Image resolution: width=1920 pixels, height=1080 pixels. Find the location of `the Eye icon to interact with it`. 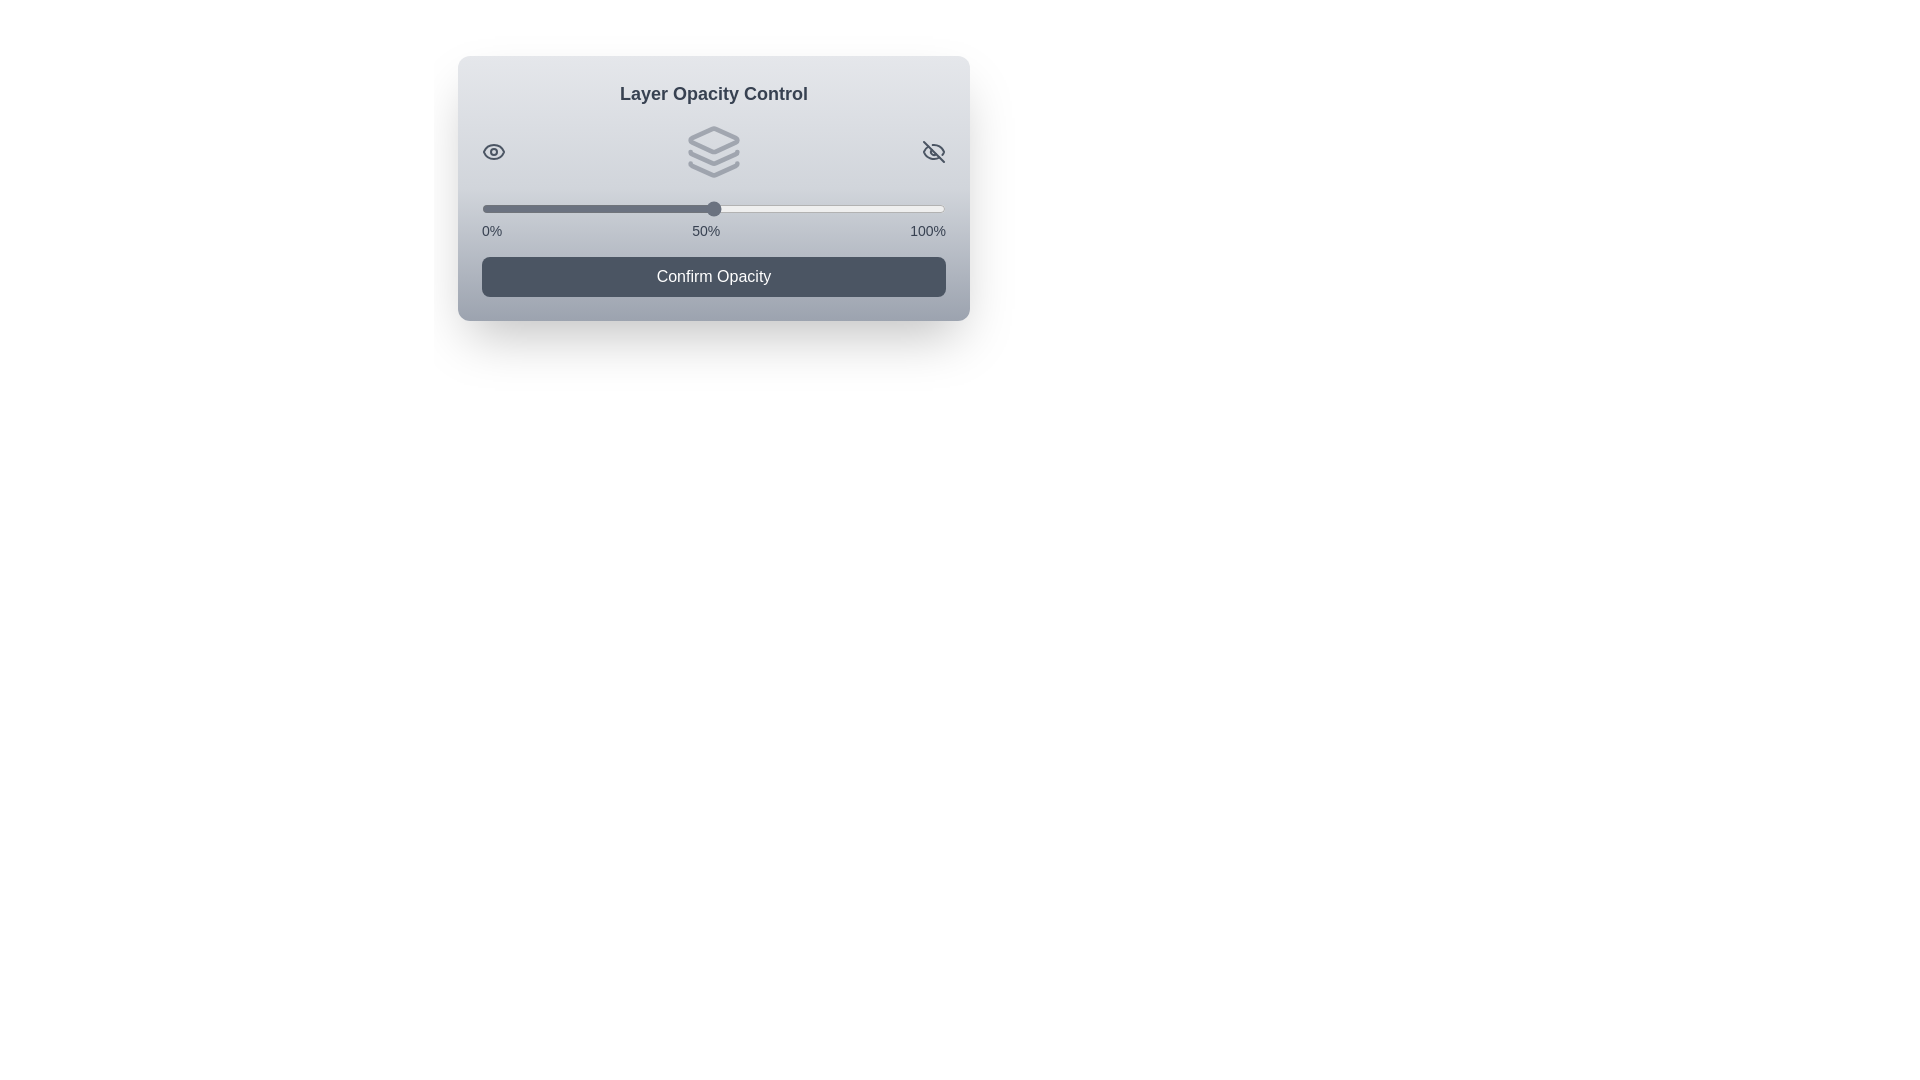

the Eye icon to interact with it is located at coordinates (494, 150).